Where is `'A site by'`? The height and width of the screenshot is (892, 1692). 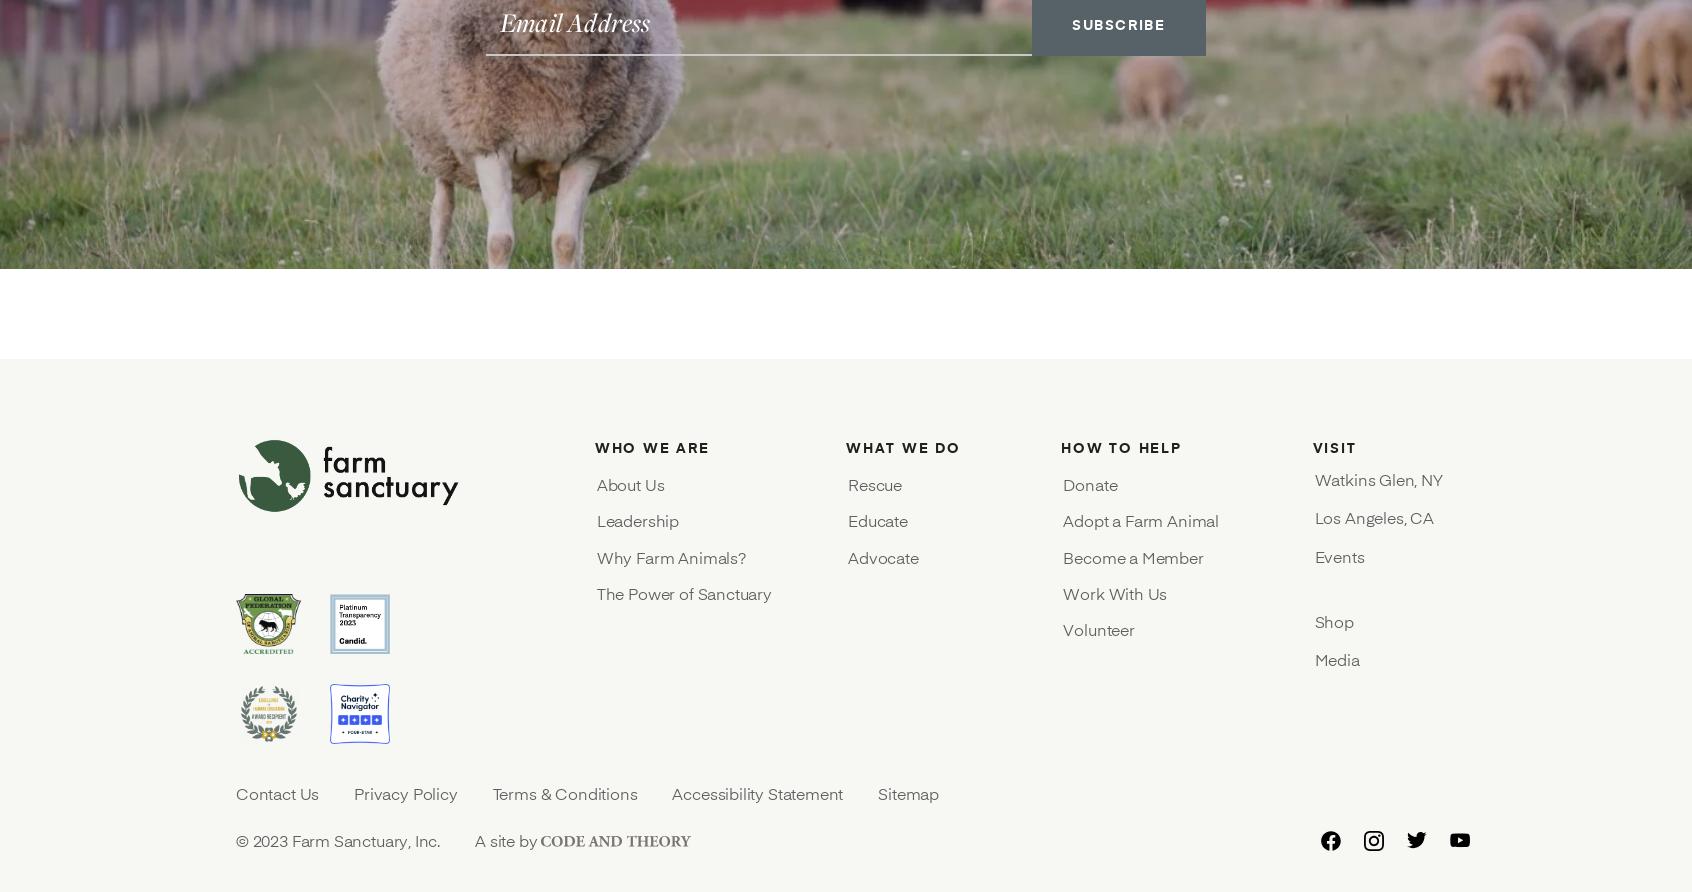 'A site by' is located at coordinates (507, 838).